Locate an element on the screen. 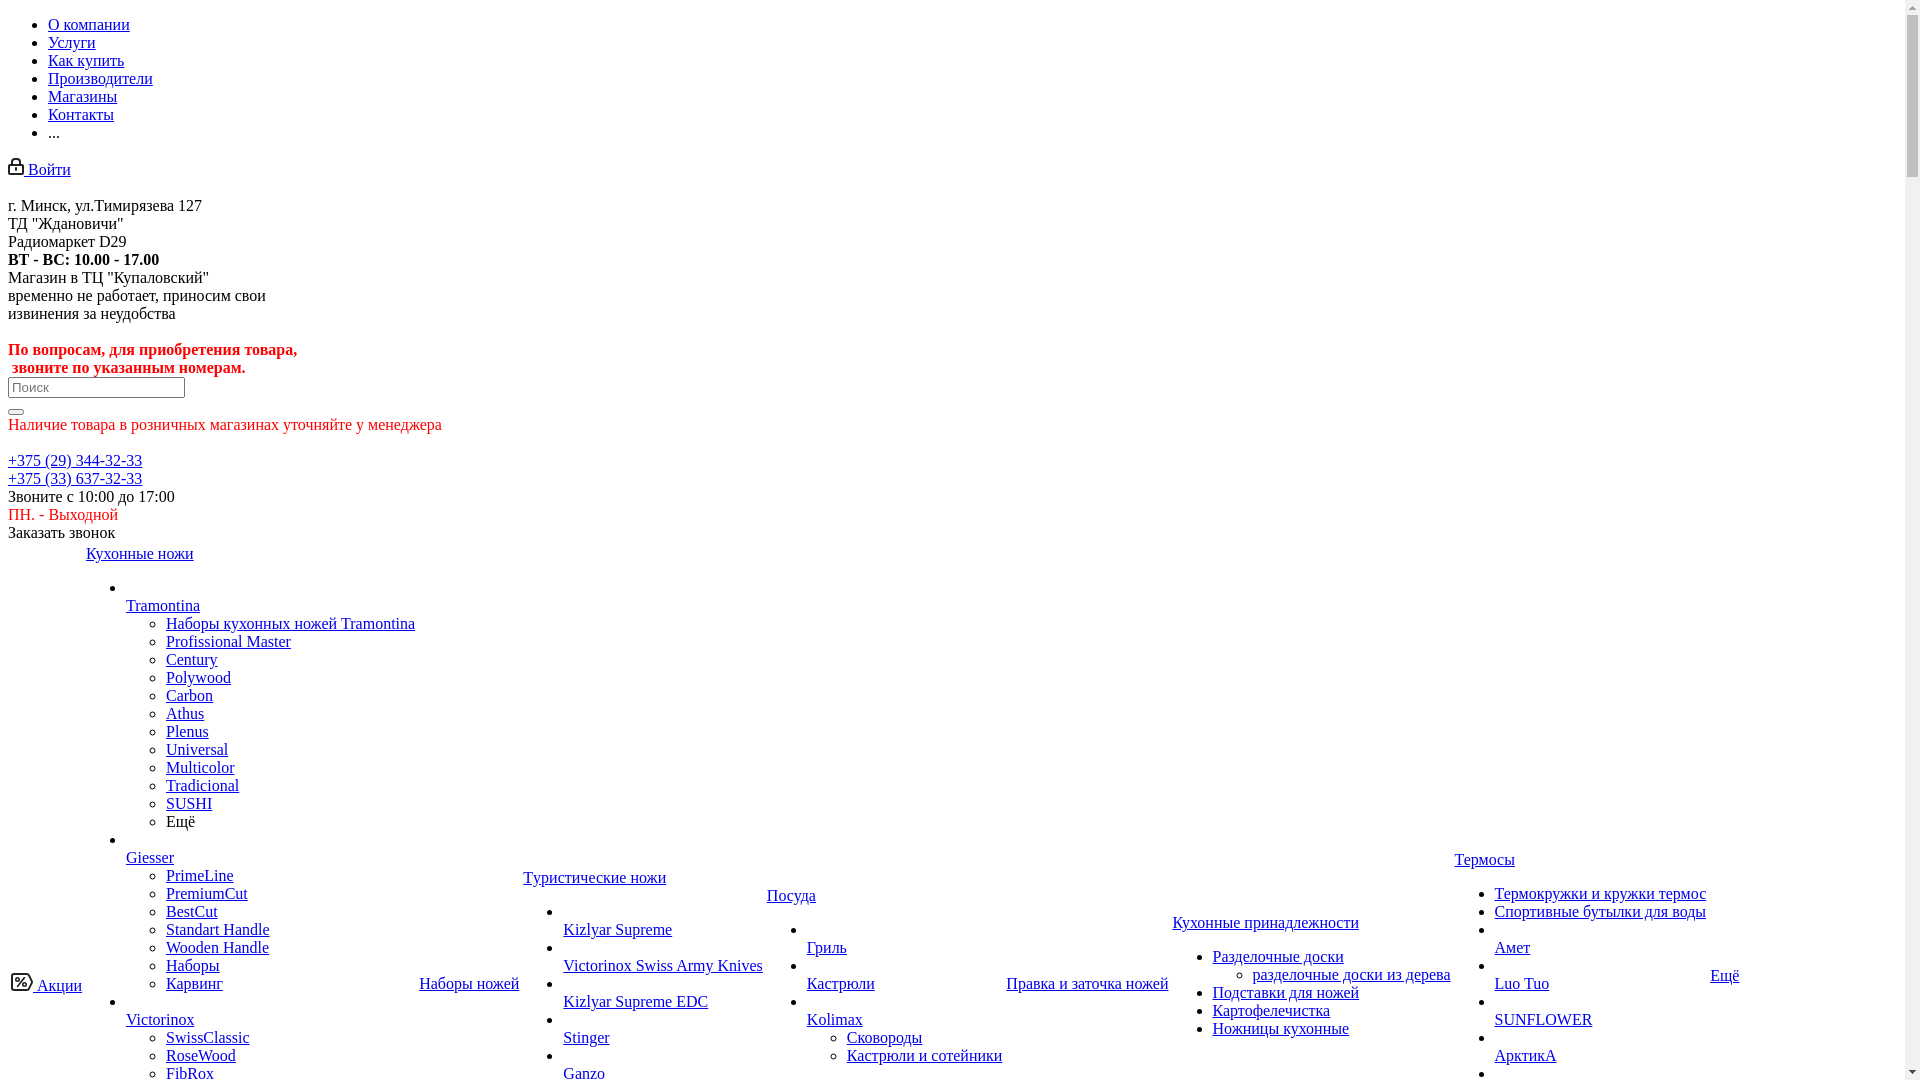  'Victorinox' is located at coordinates (158, 1019).